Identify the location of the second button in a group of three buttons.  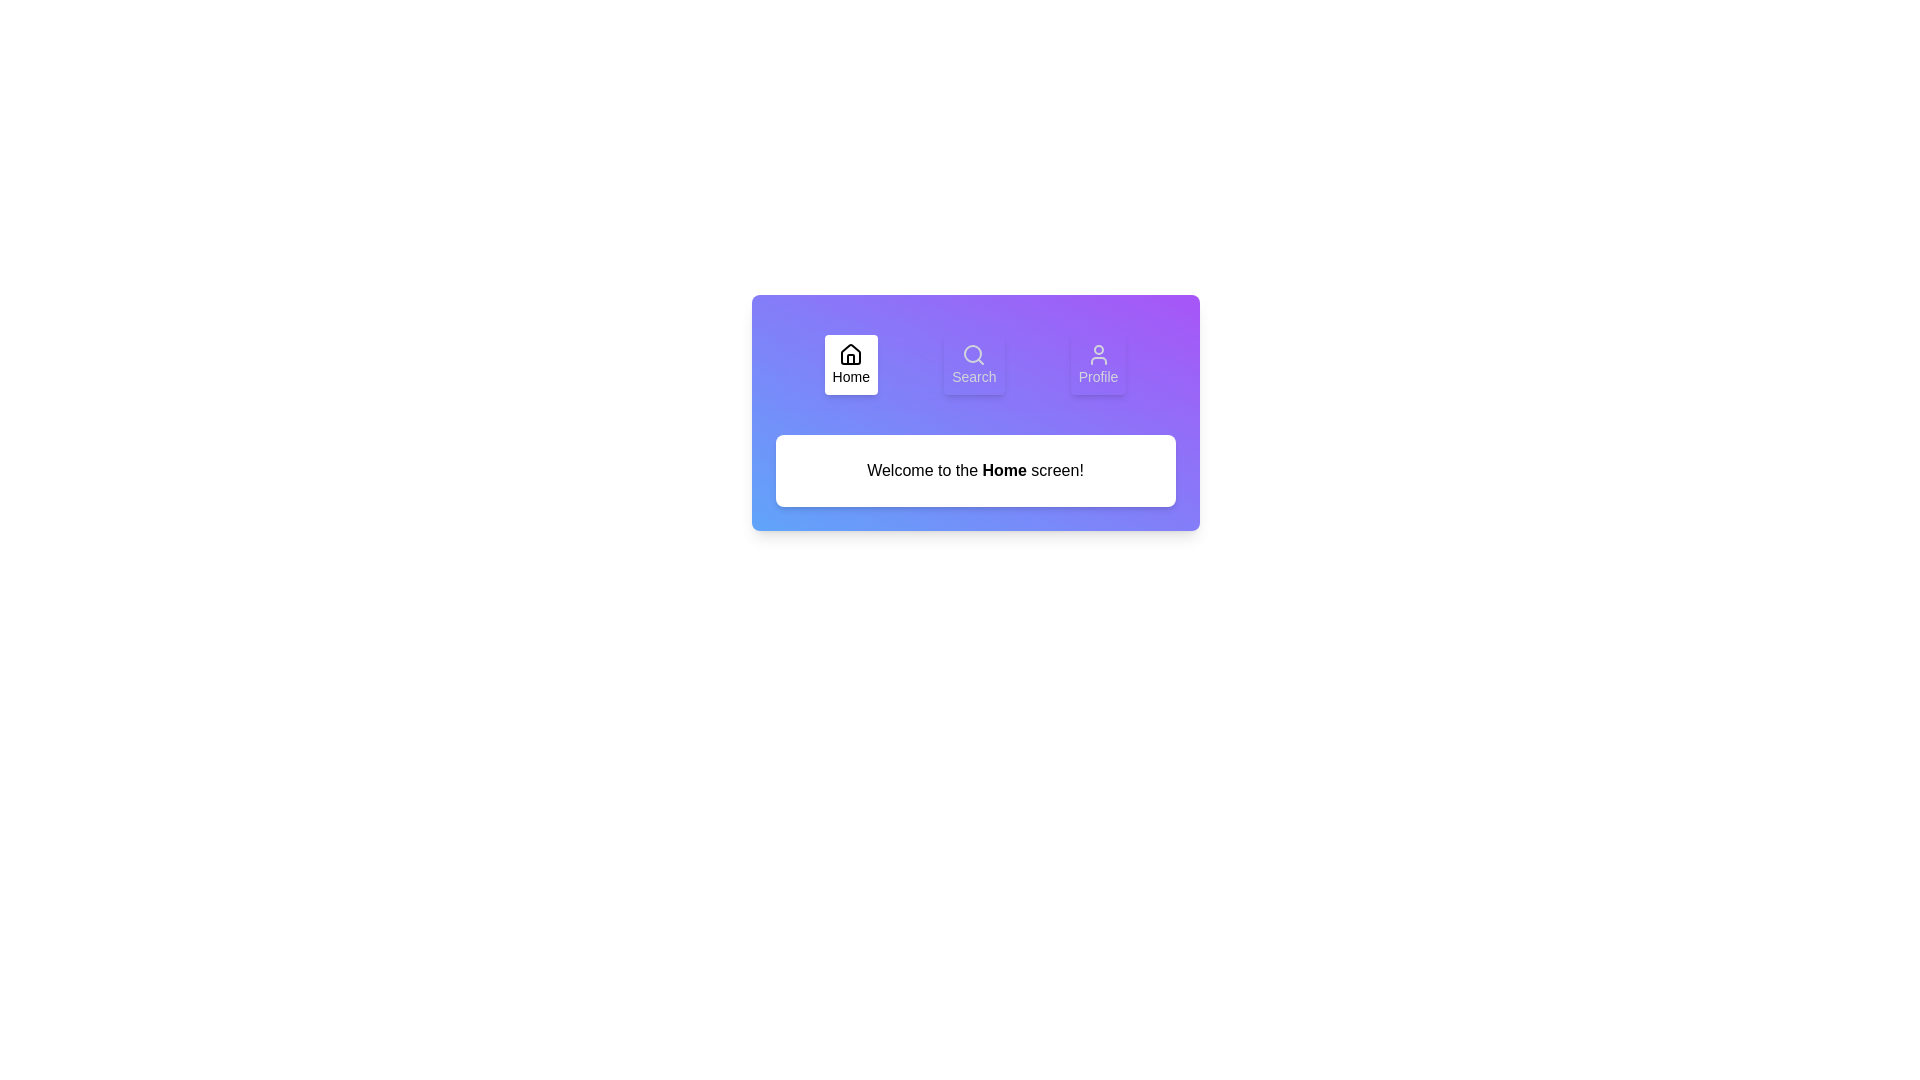
(974, 365).